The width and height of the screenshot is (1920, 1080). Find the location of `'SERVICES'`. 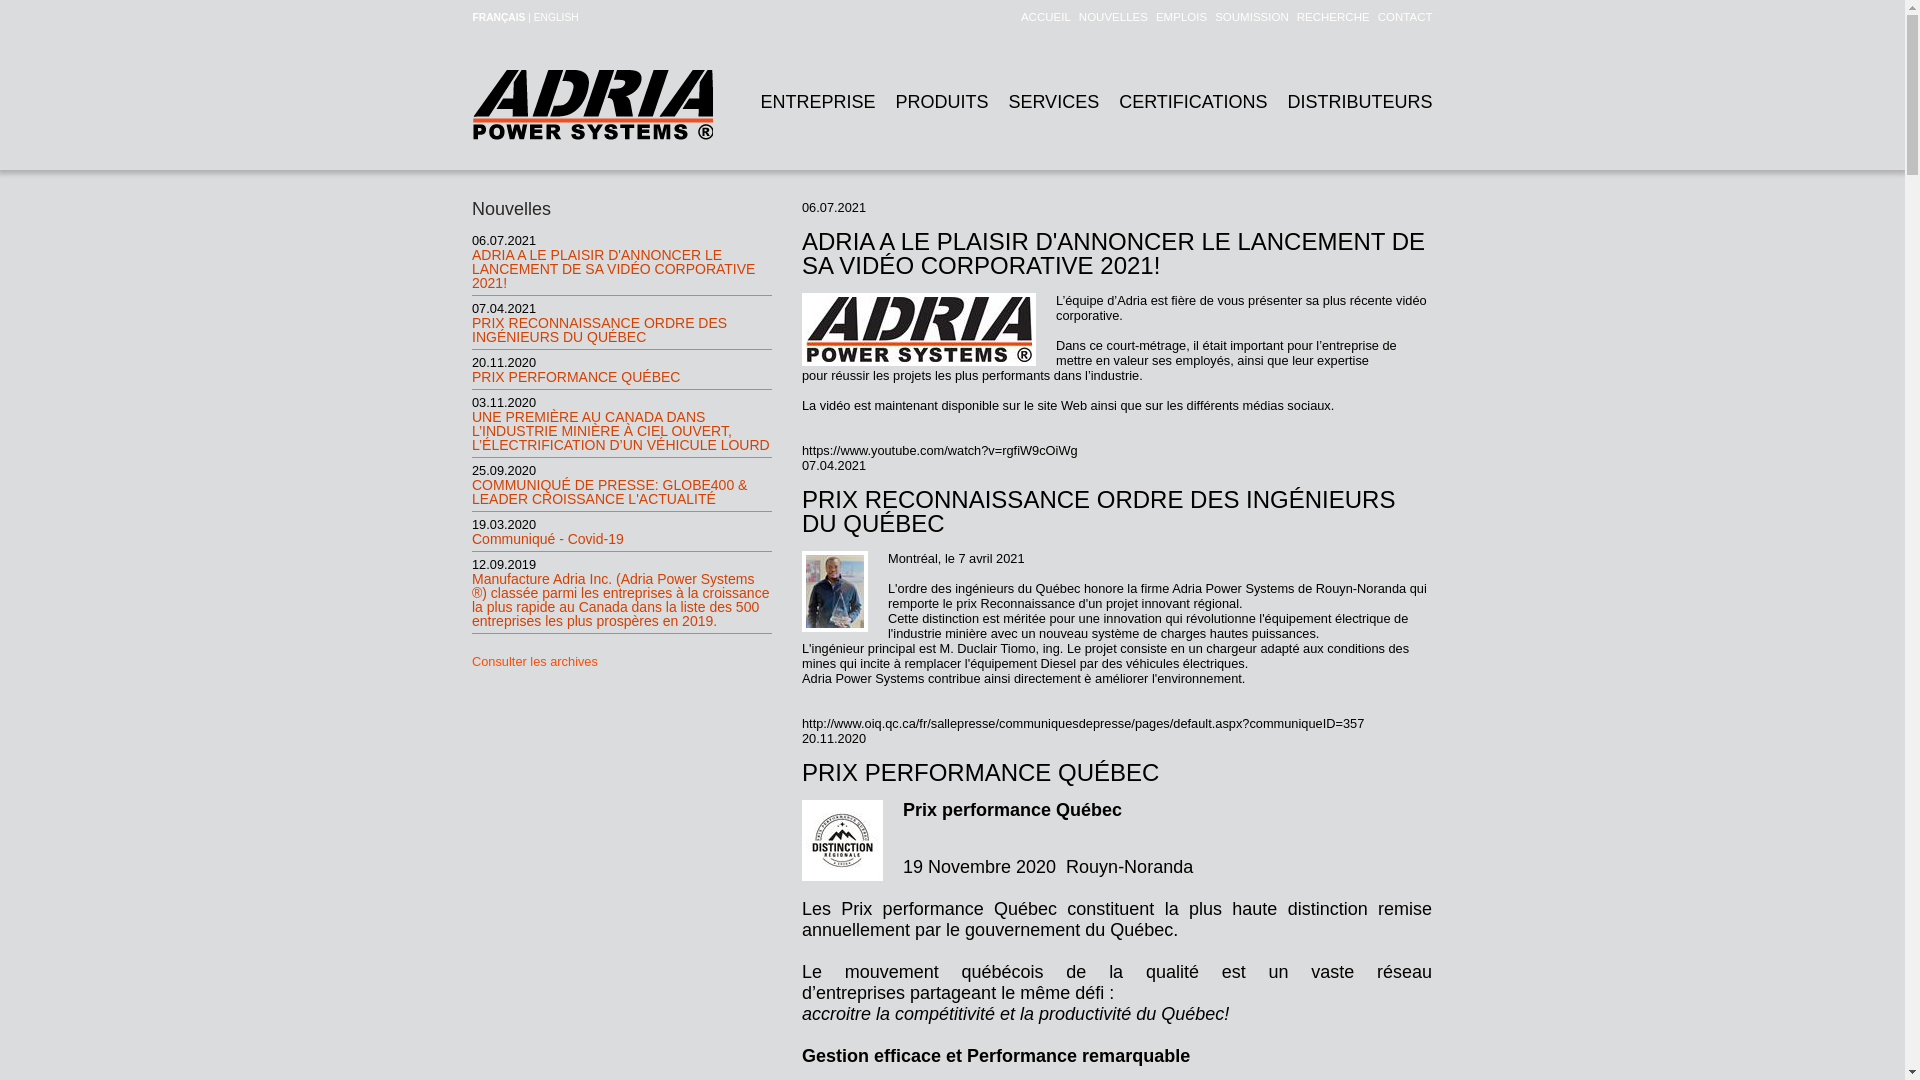

'SERVICES' is located at coordinates (1052, 101).